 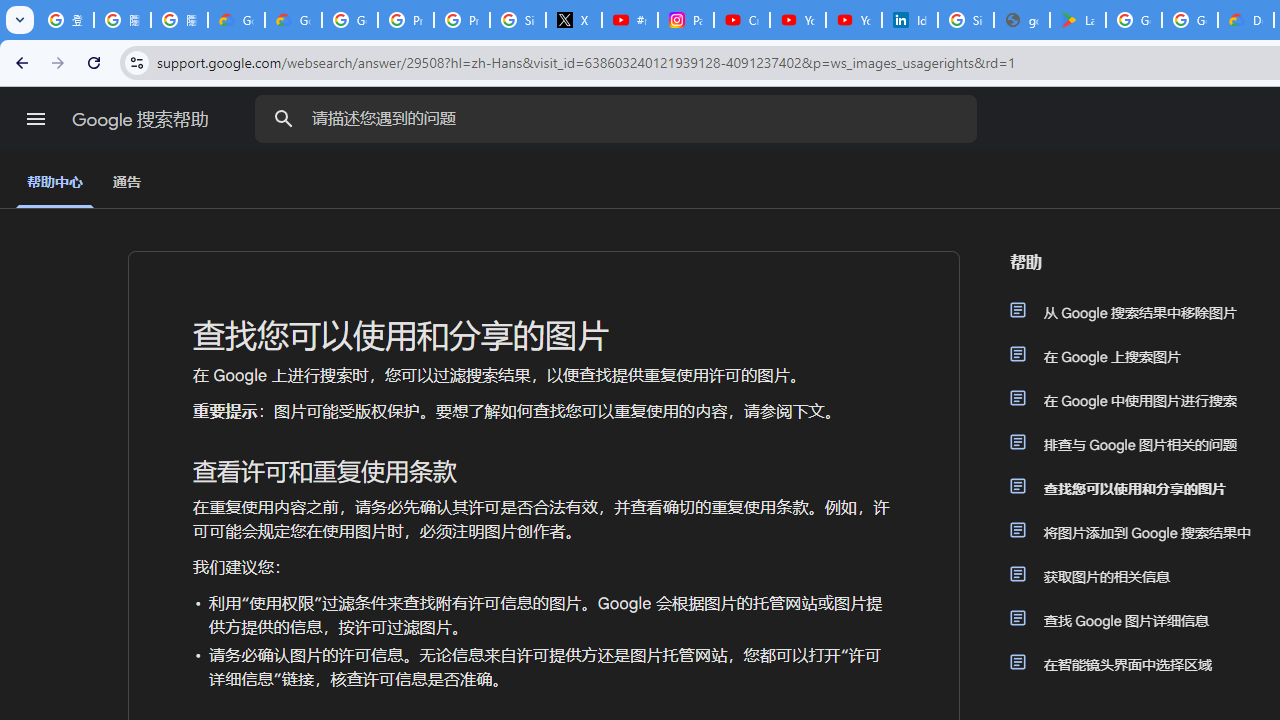 What do you see at coordinates (93, 61) in the screenshot?
I see `'Reload'` at bounding box center [93, 61].